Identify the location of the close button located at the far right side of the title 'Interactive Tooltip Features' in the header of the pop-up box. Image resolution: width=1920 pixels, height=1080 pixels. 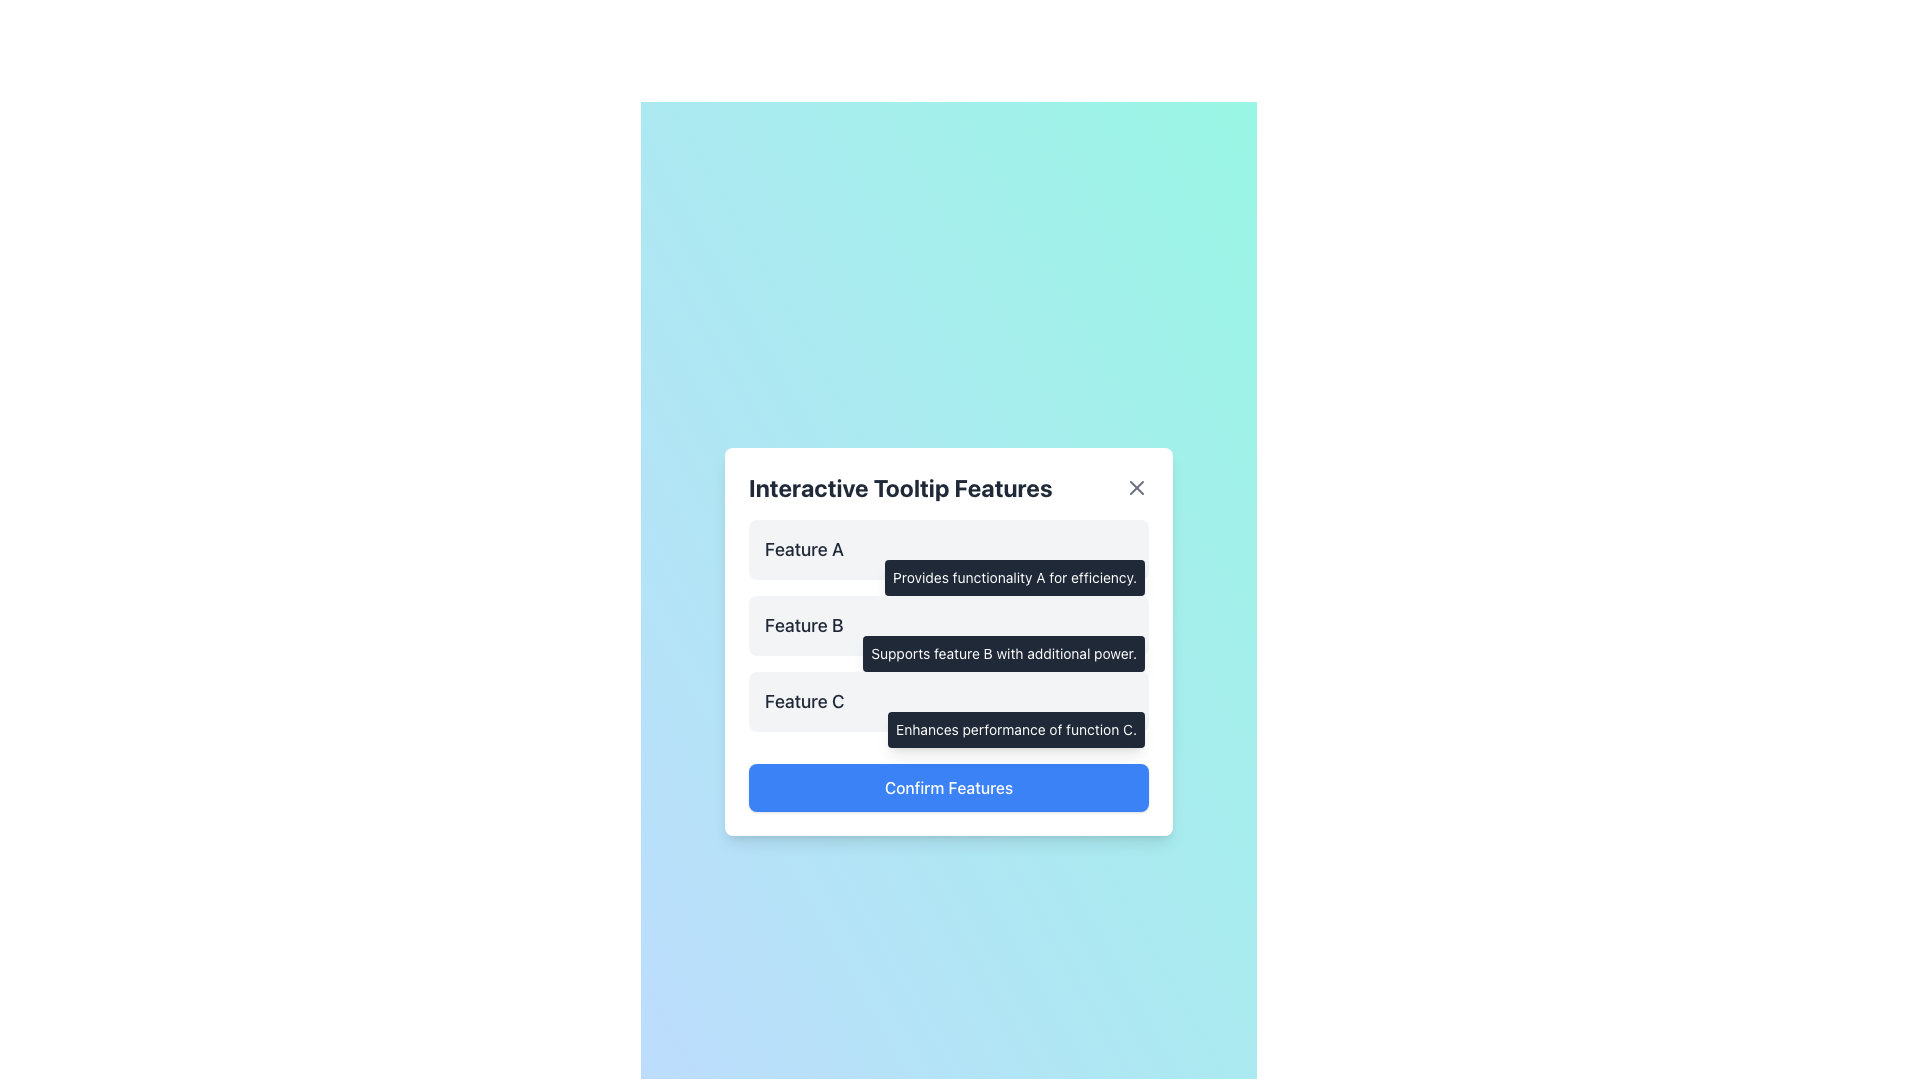
(1137, 488).